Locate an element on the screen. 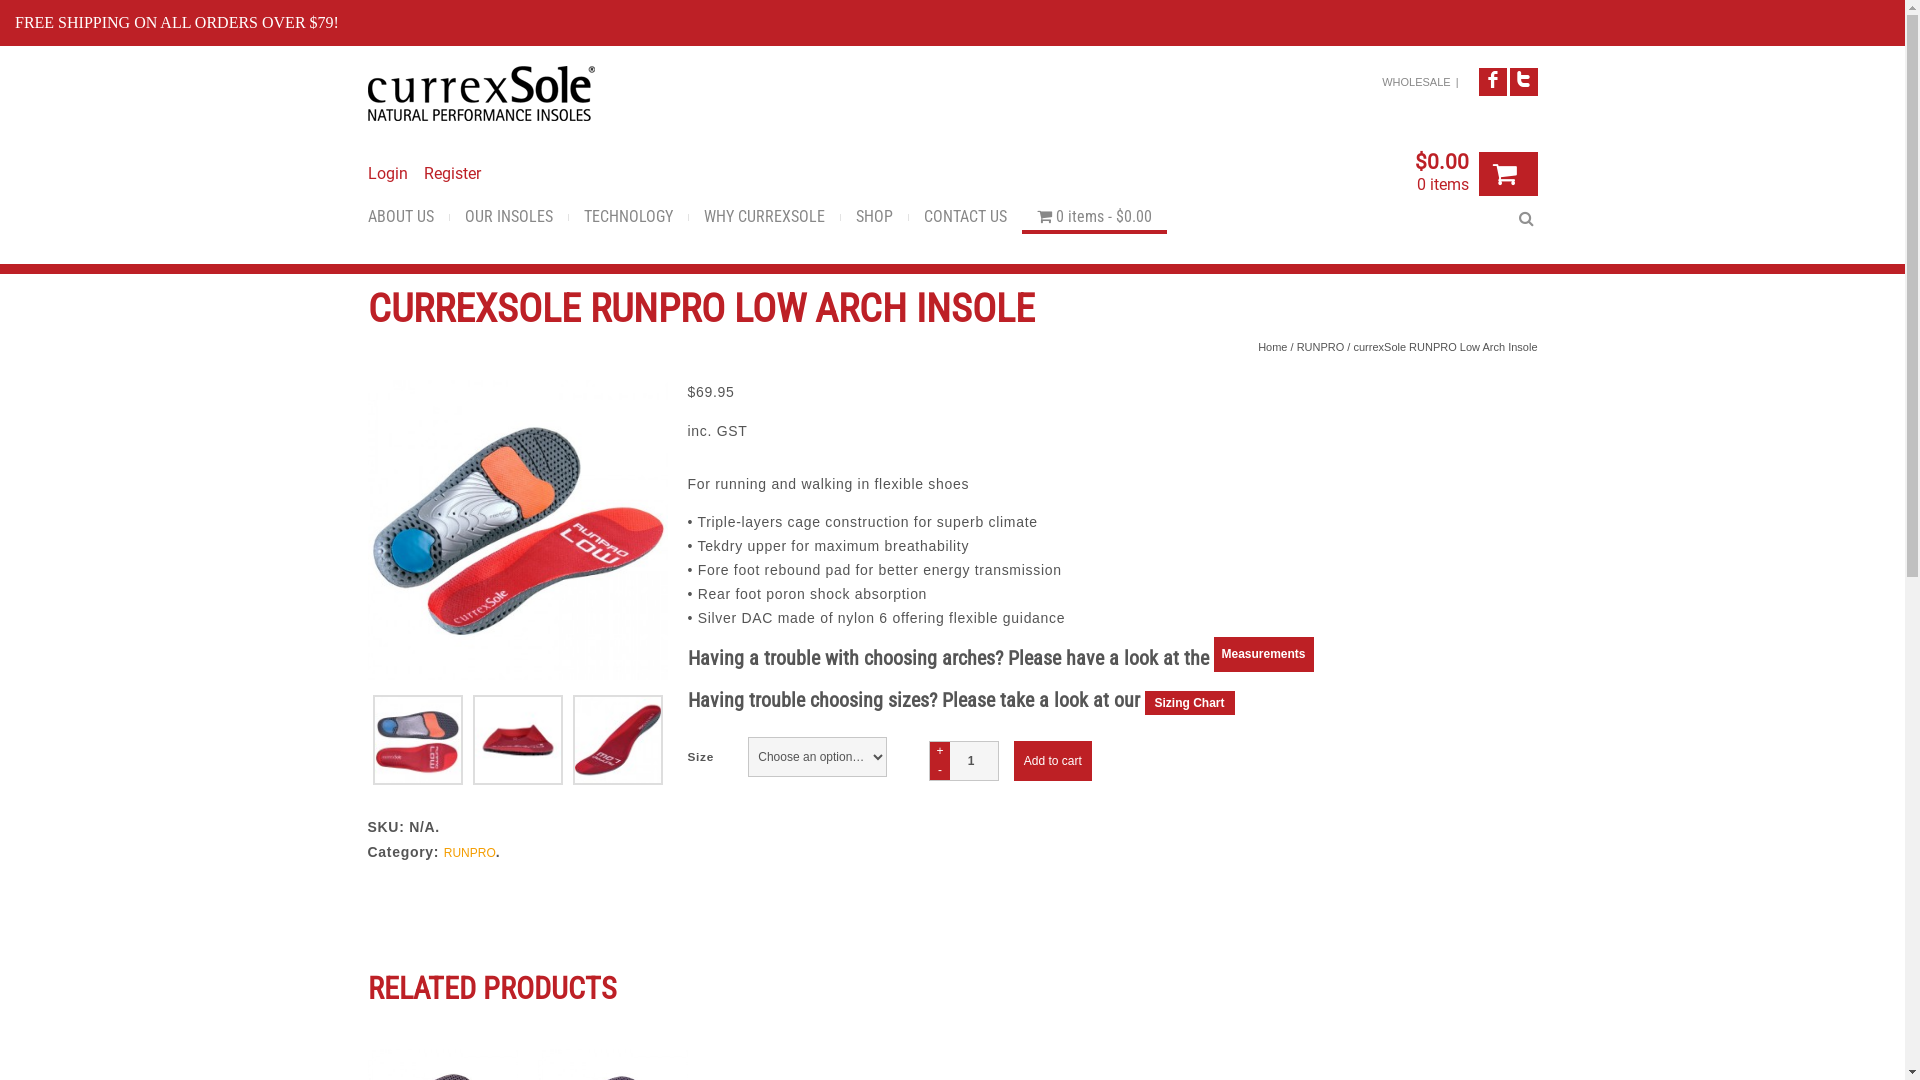 The width and height of the screenshot is (1920, 1080). '0 items$0.00' is located at coordinates (1093, 219).